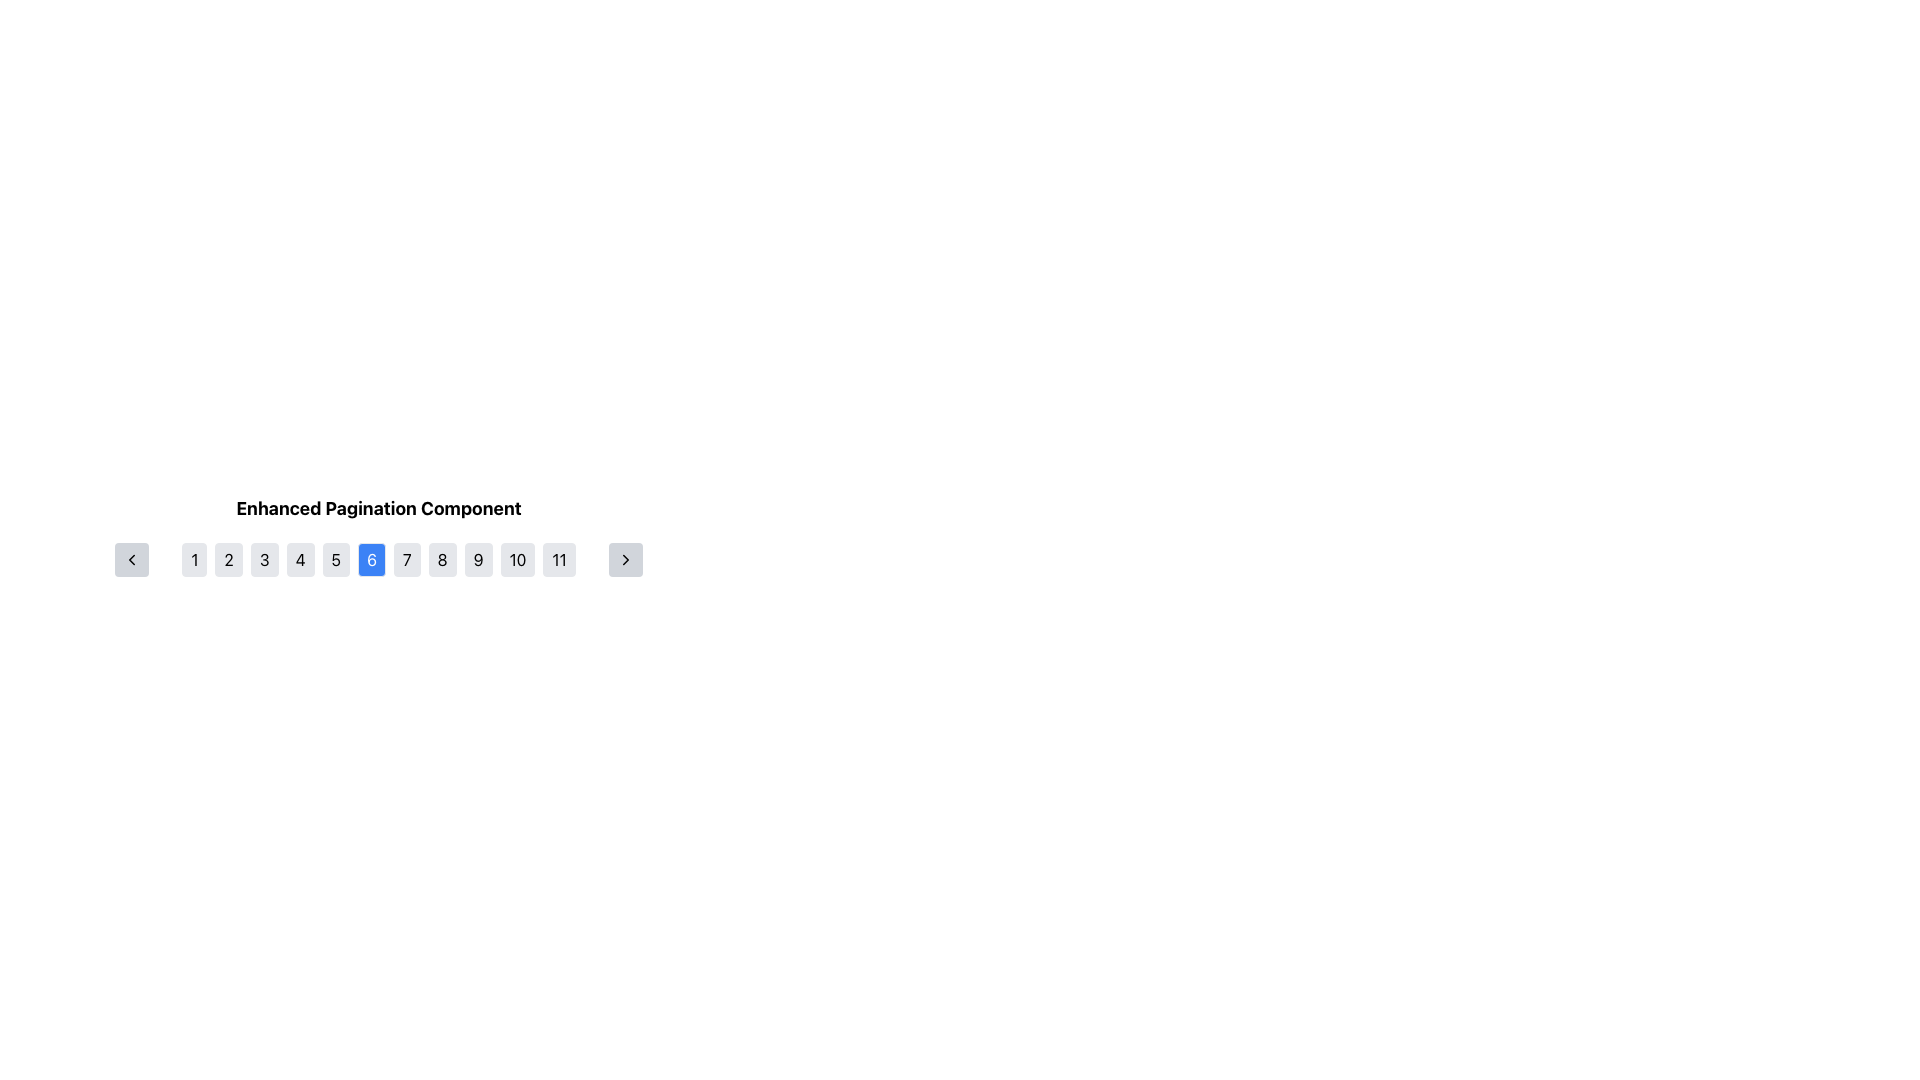 The image size is (1920, 1080). What do you see at coordinates (131, 559) in the screenshot?
I see `the leftward pointing chevron icon in the first pagination button of the navigation bar to trigger hover effects` at bounding box center [131, 559].